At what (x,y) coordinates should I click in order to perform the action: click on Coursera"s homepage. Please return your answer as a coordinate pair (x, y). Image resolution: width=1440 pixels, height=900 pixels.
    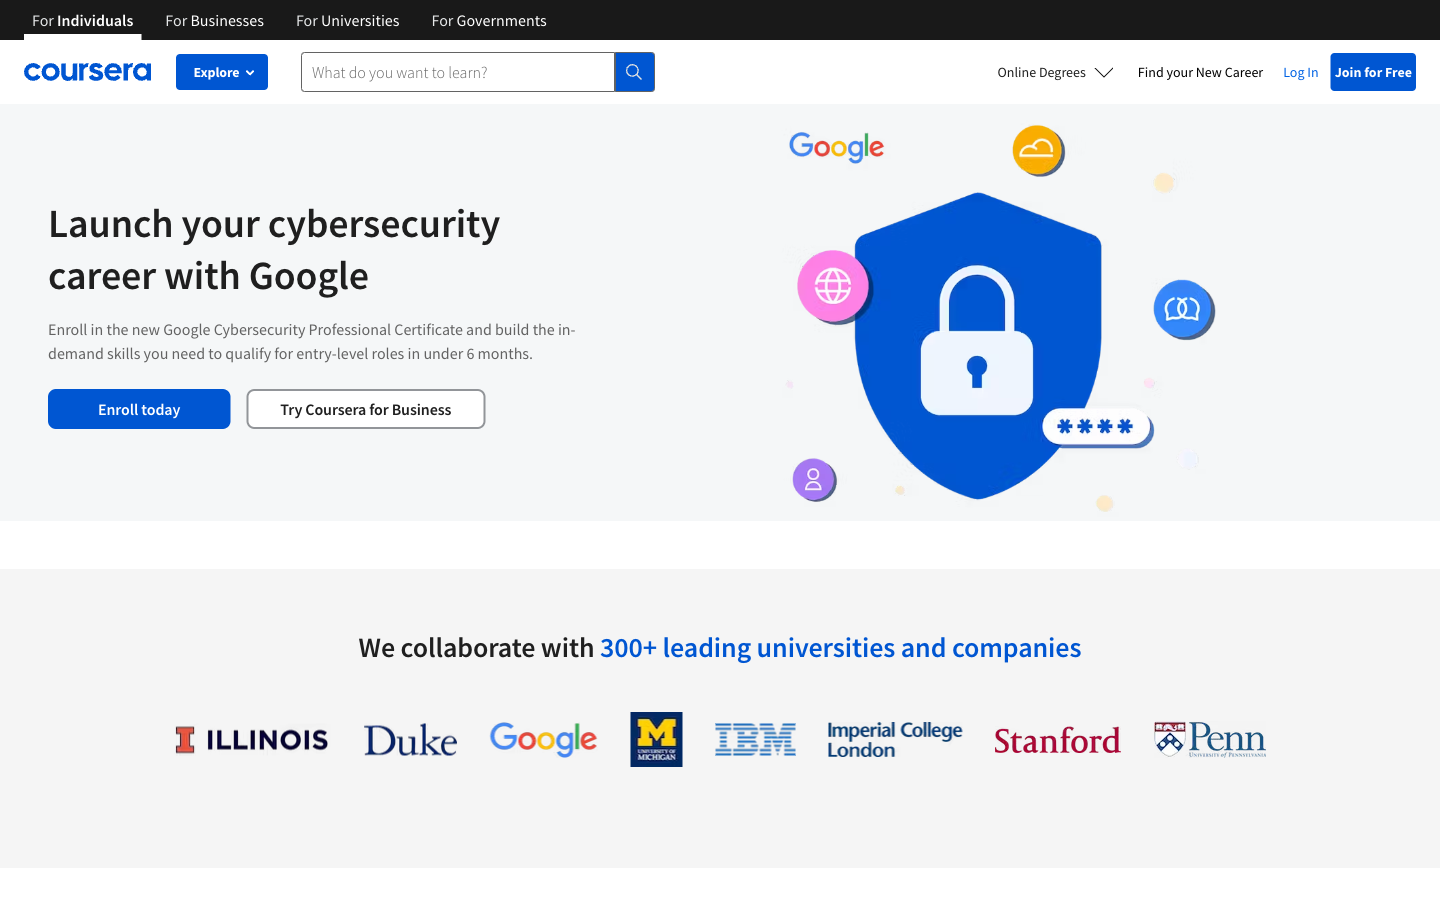
    Looking at the image, I should click on (87, 71).